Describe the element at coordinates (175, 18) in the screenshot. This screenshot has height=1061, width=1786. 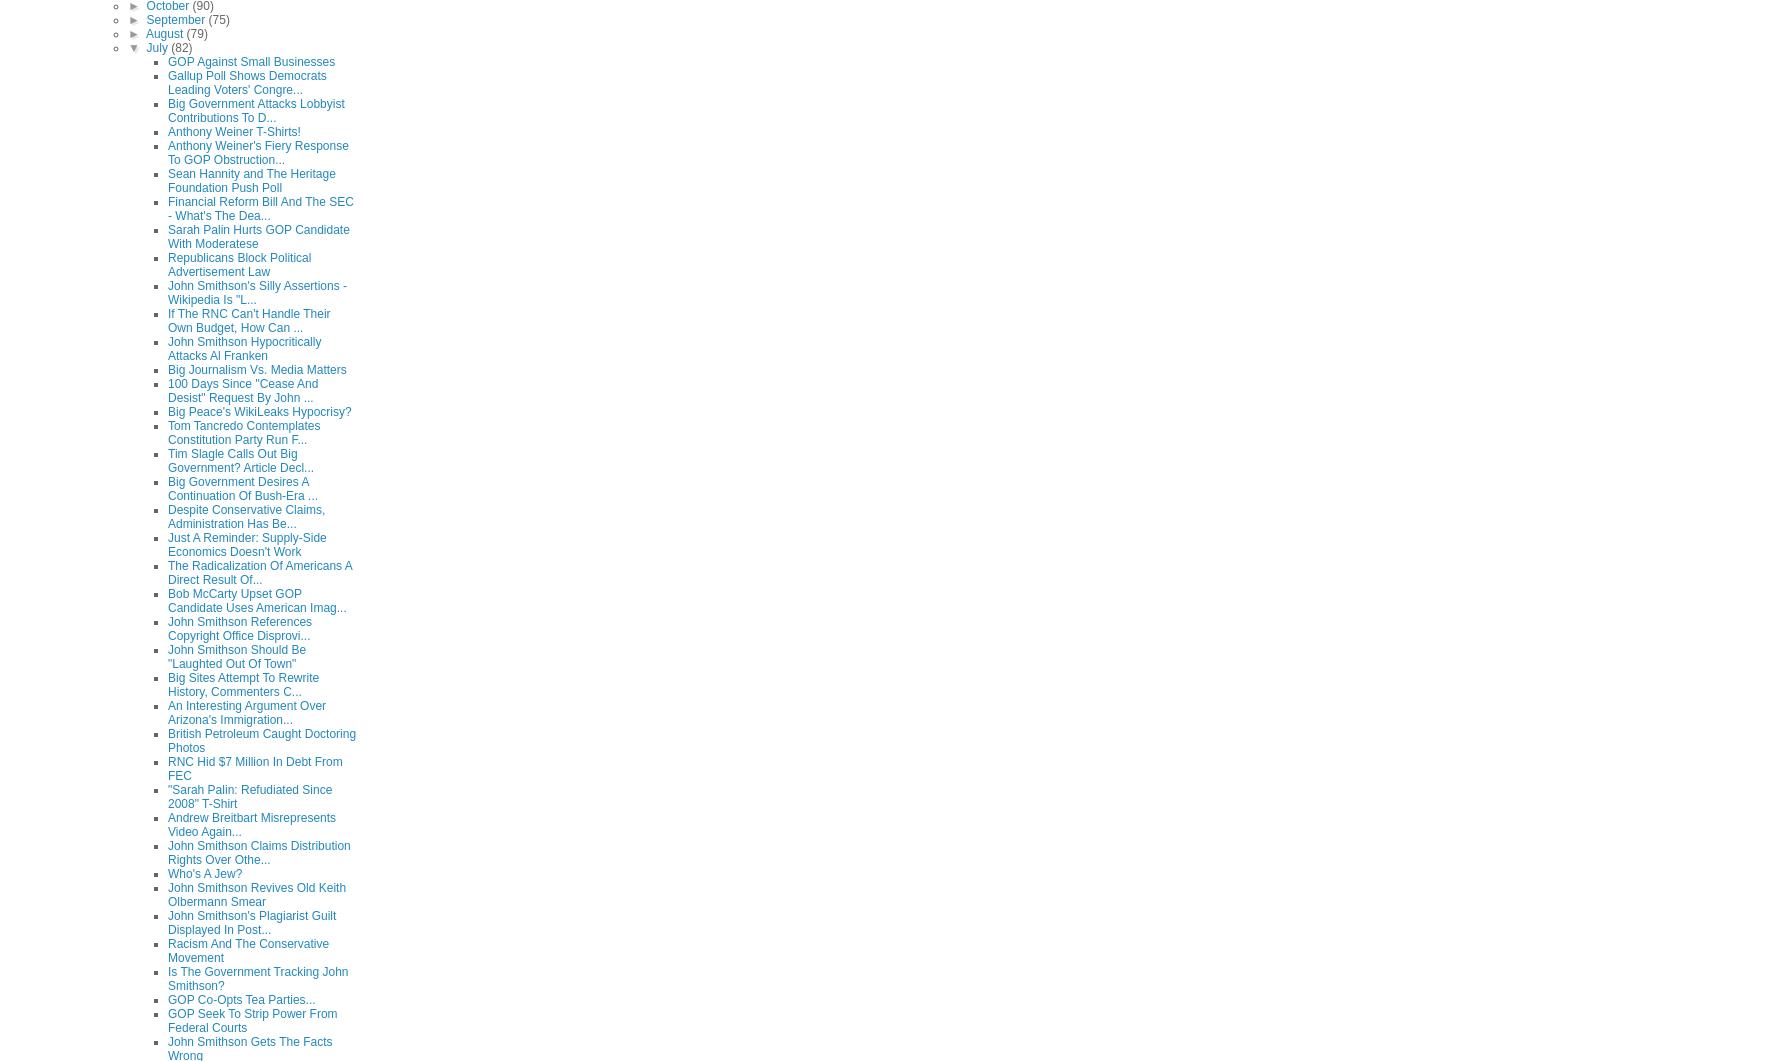
I see `'September'` at that location.